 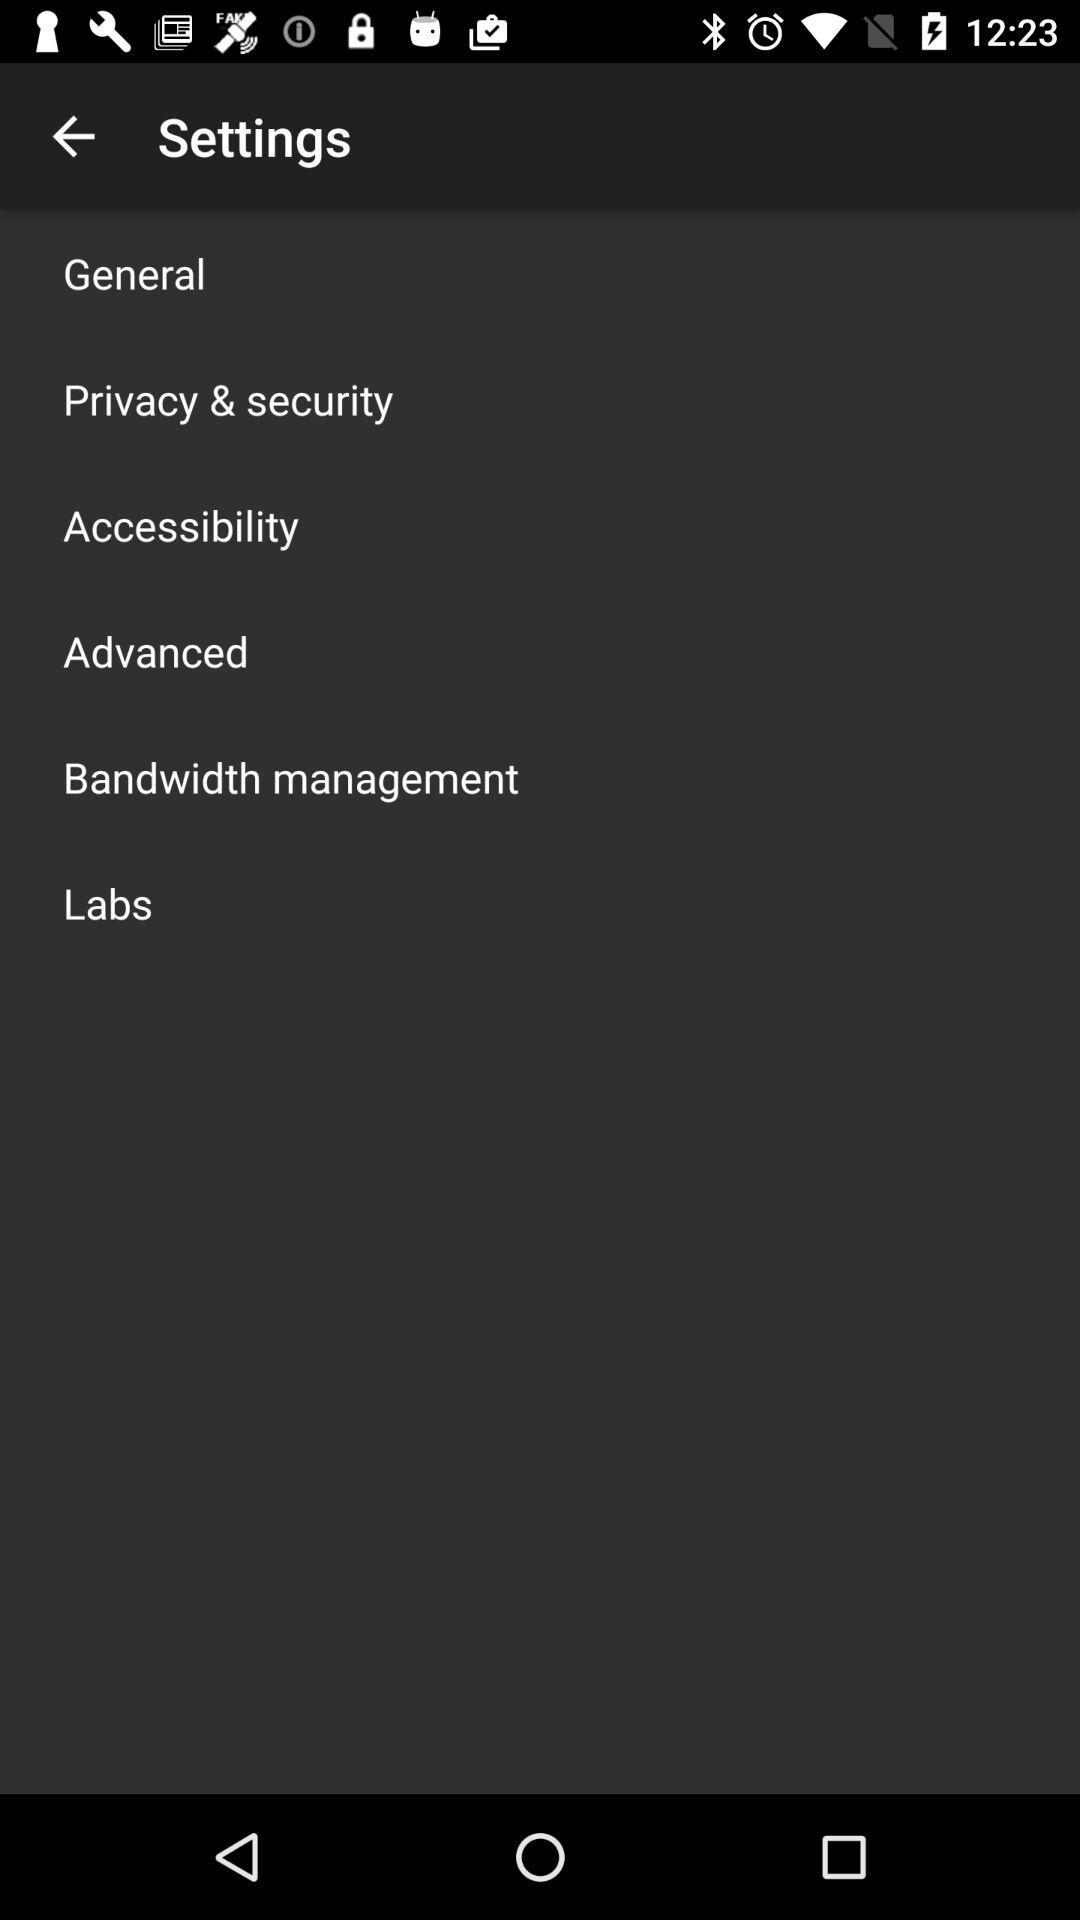 What do you see at coordinates (290, 776) in the screenshot?
I see `the icon above labs app` at bounding box center [290, 776].